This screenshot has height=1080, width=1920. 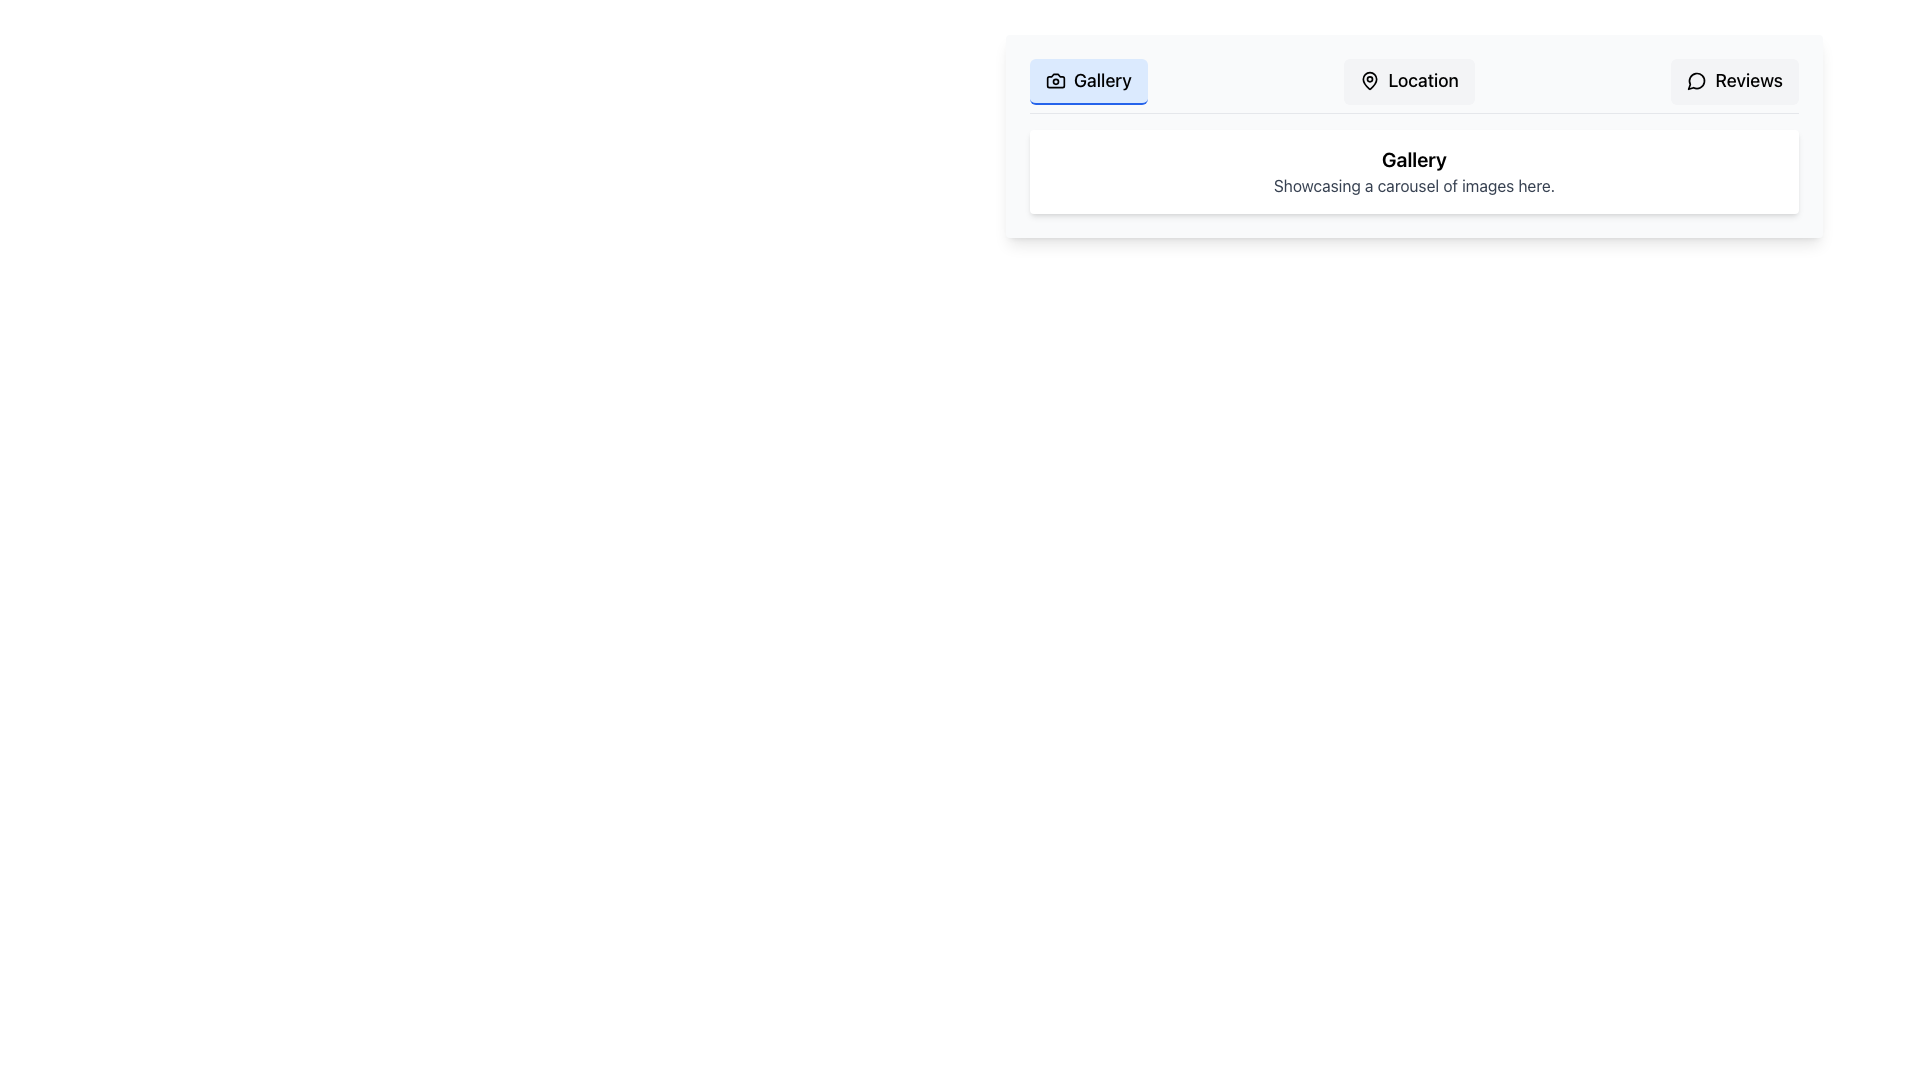 I want to click on the main structure of the camera icon located at the leftmost side of the 'Gallery' tab, so click(x=1055, y=80).